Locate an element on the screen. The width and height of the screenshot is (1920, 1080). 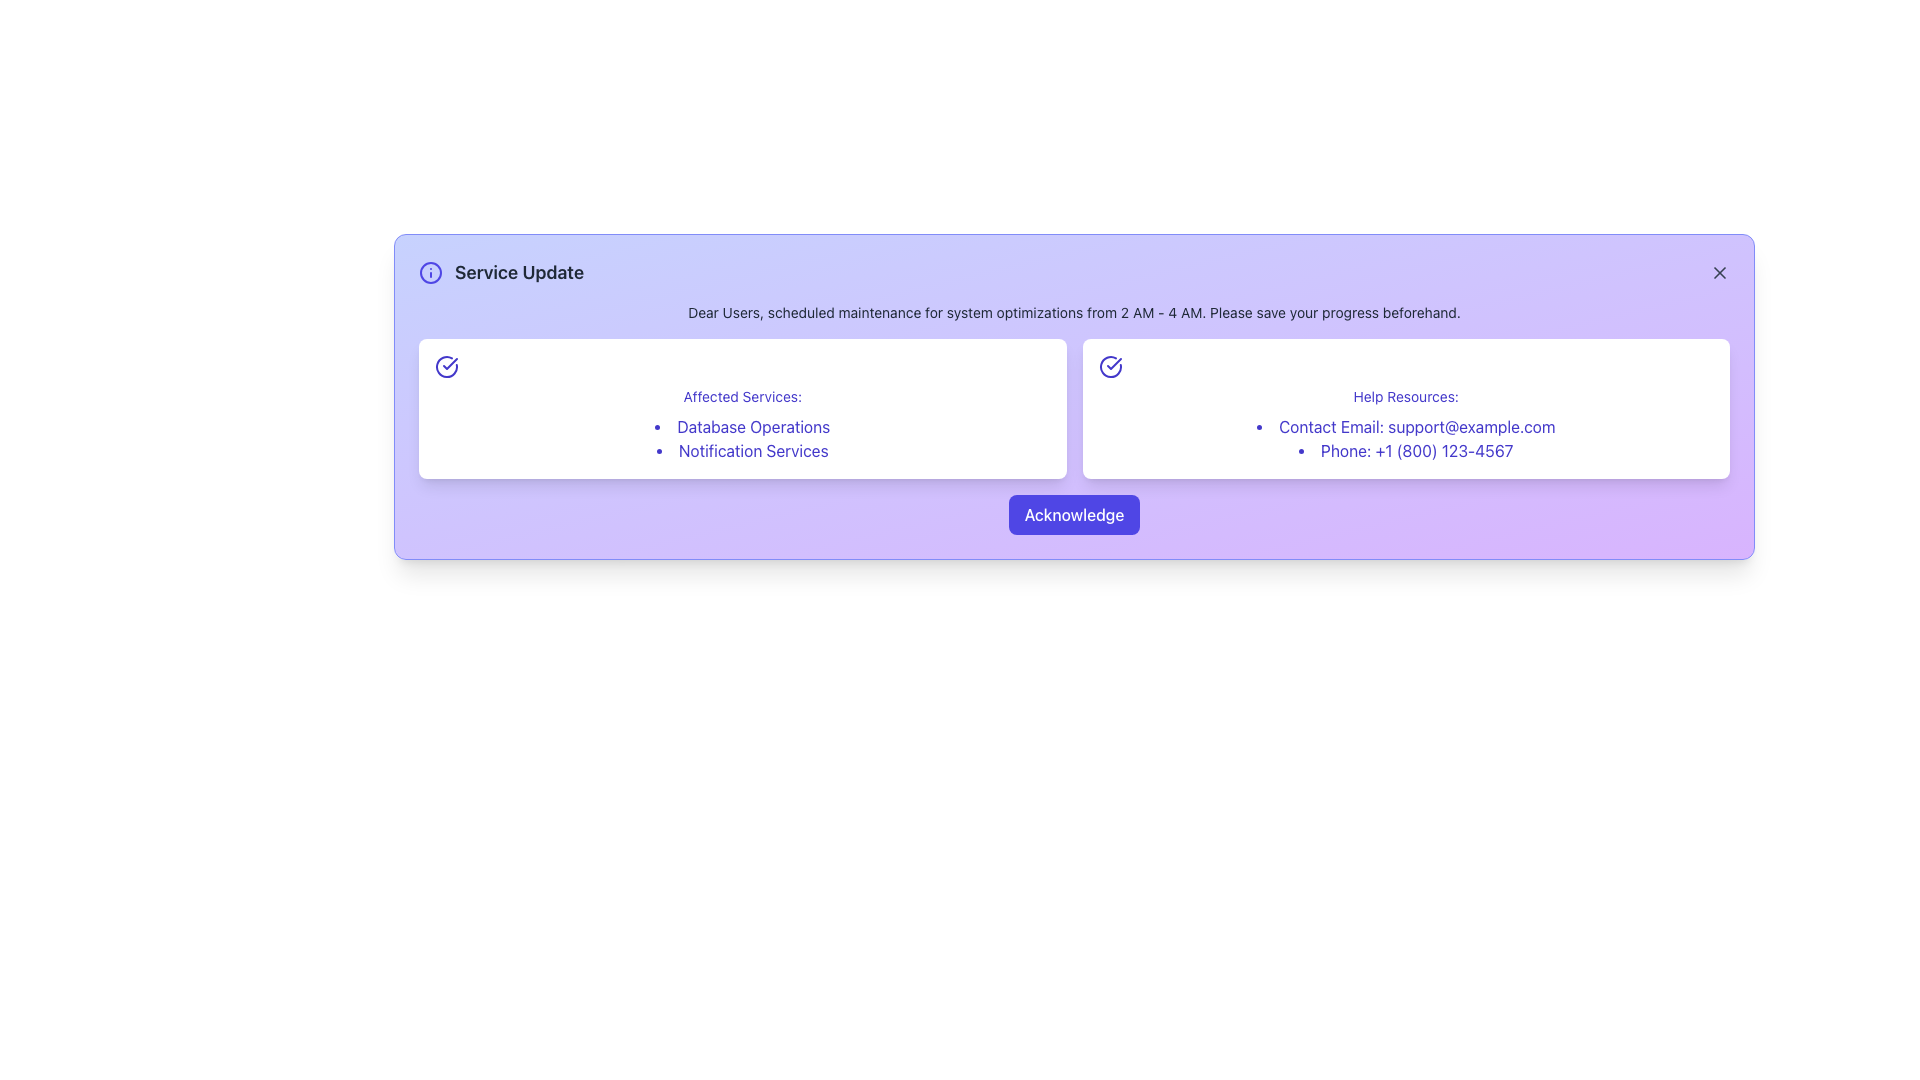
the blue rectangular button labeled 'Acknowledge' to observe its visual effects is located at coordinates (1073, 514).